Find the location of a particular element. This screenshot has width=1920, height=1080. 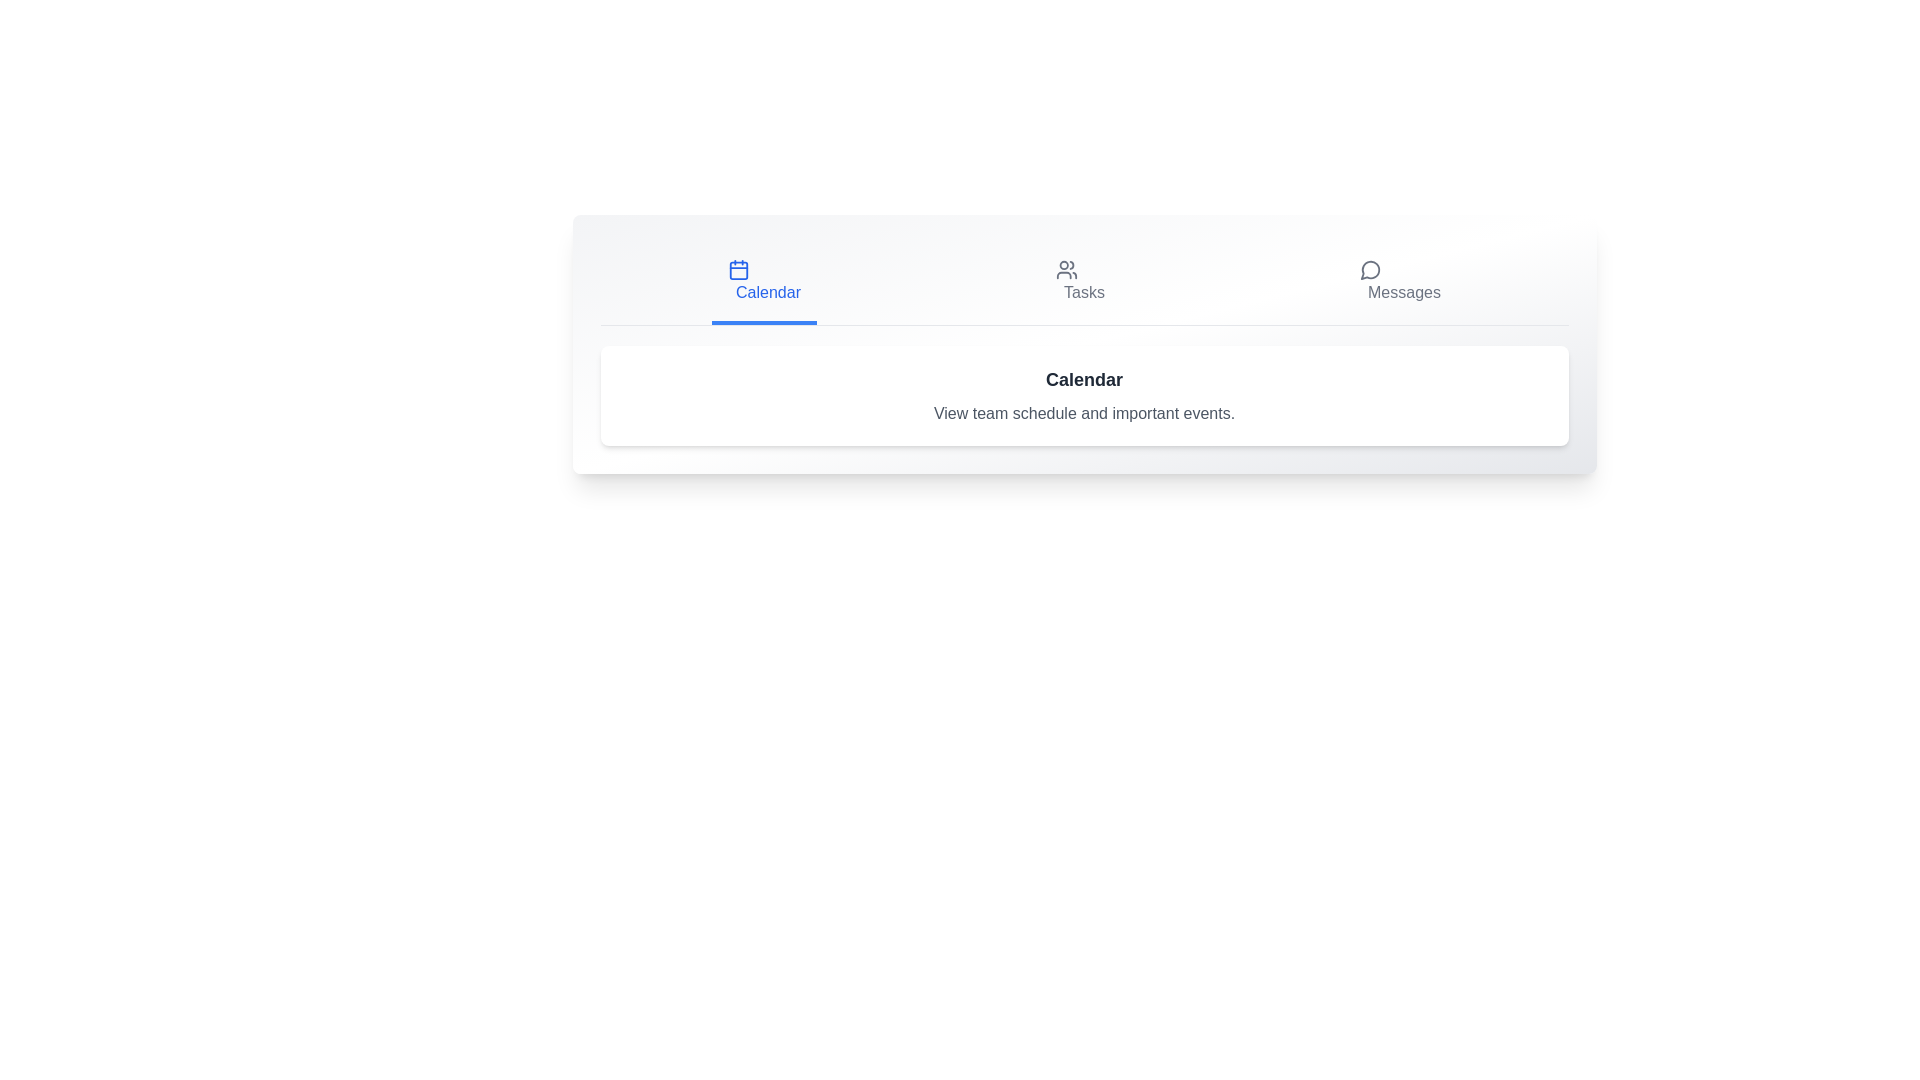

the Messages tab is located at coordinates (1399, 284).